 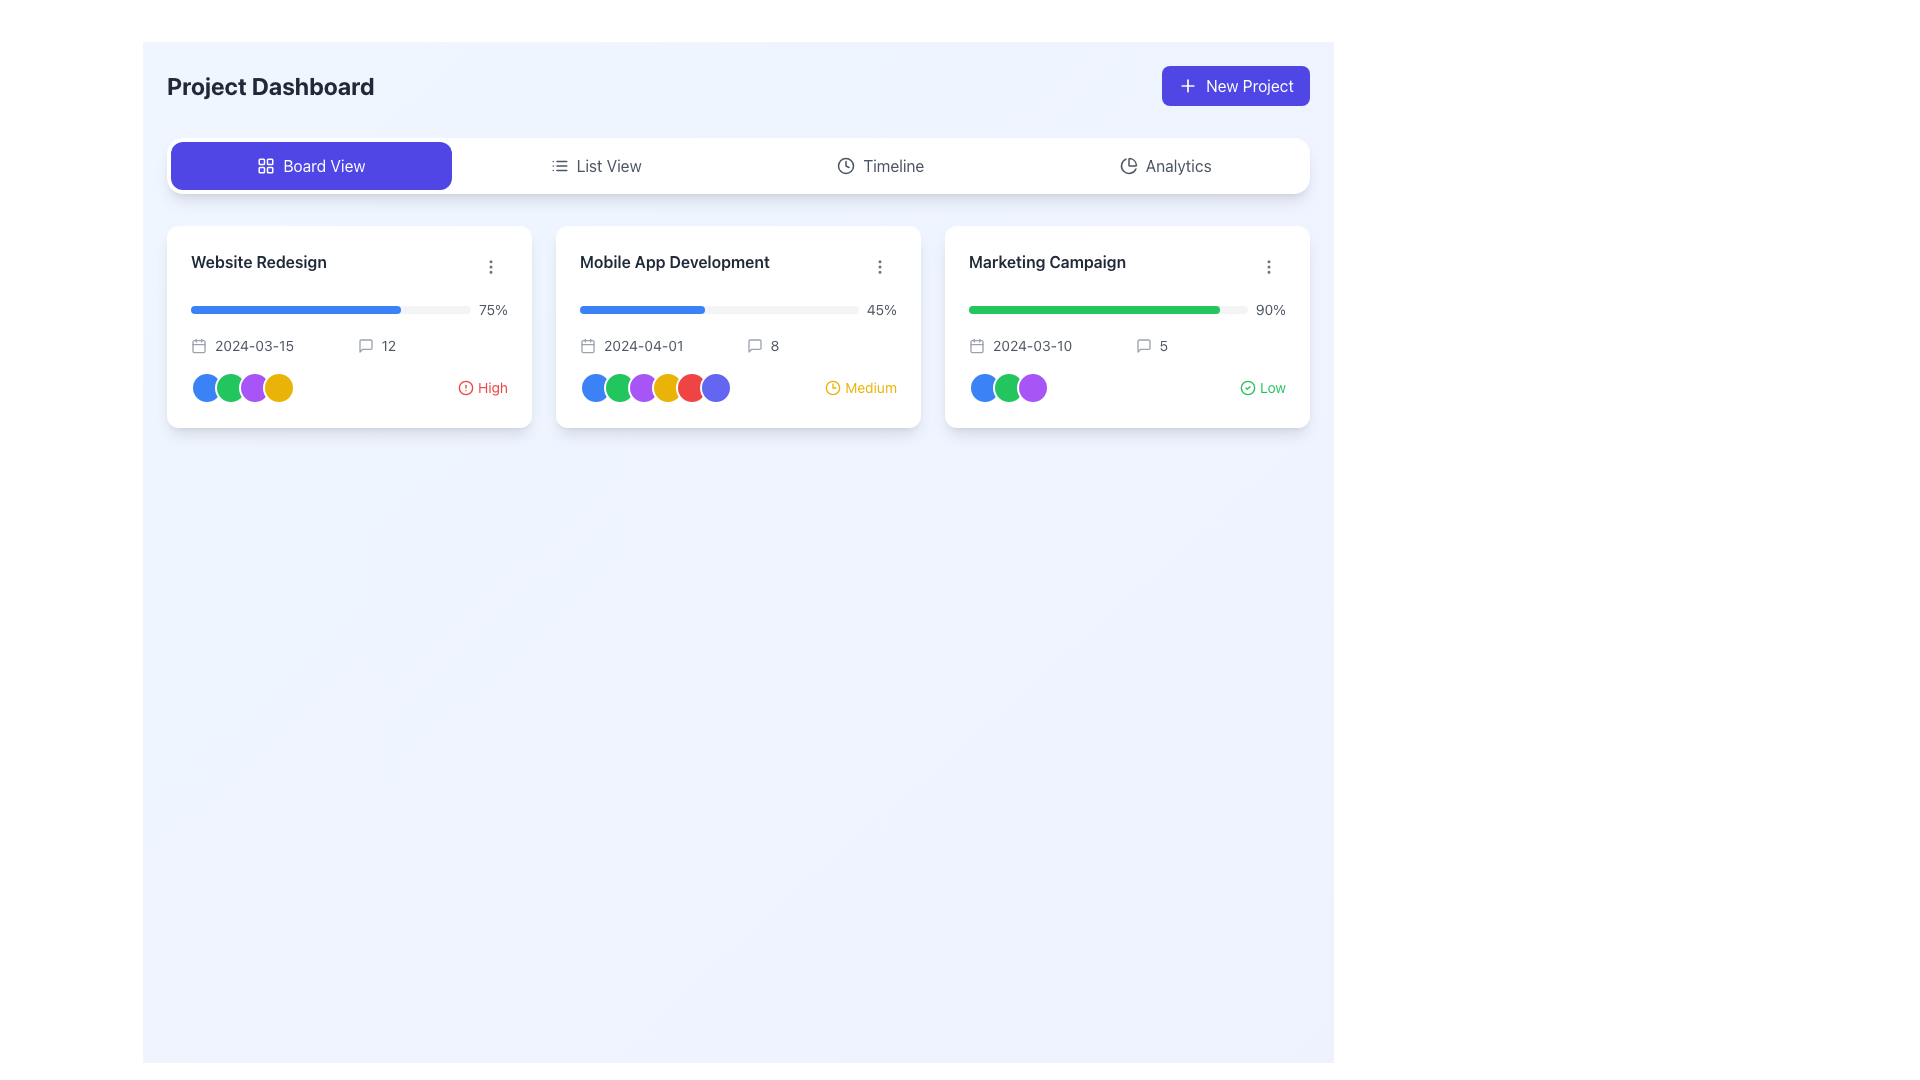 I want to click on the 'List View' button, which features an icon of three horizontal lines and the text 'List View', located in the horizontal navigation bar near the top of the interface, so click(x=595, y=164).